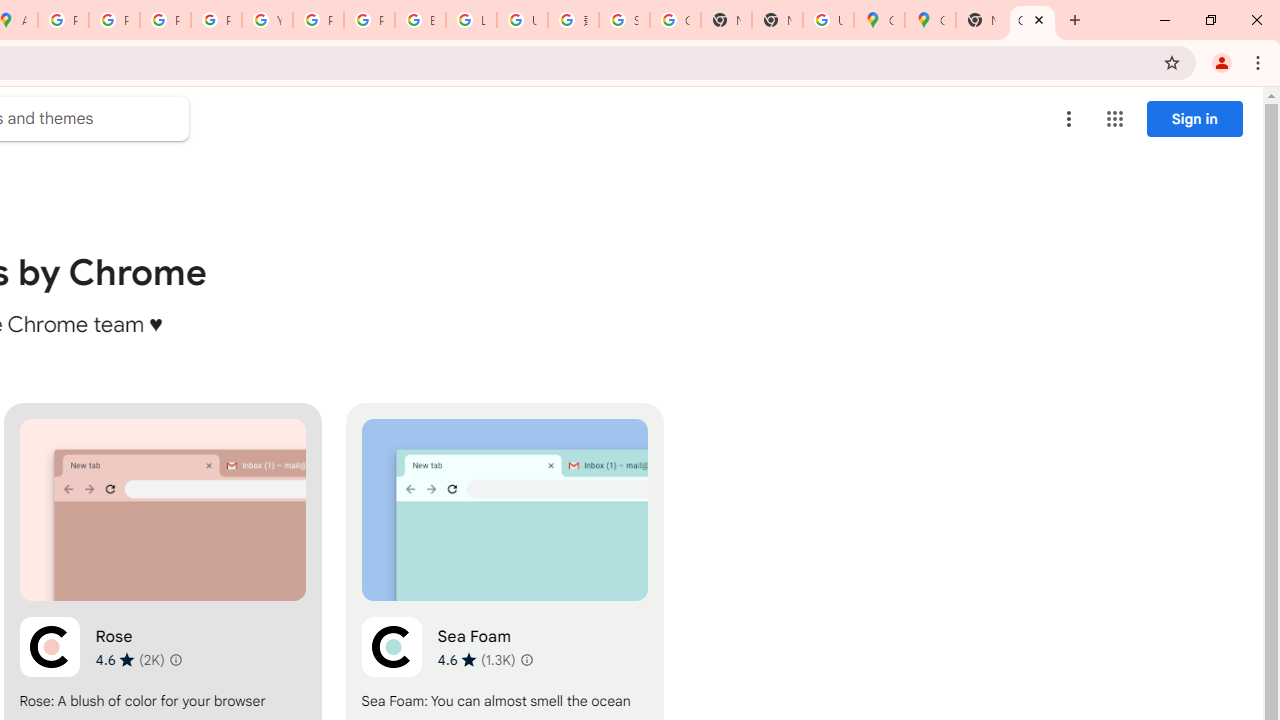  Describe the element at coordinates (176, 659) in the screenshot. I see `'Learn more about results and reviews "Rose"'` at that location.